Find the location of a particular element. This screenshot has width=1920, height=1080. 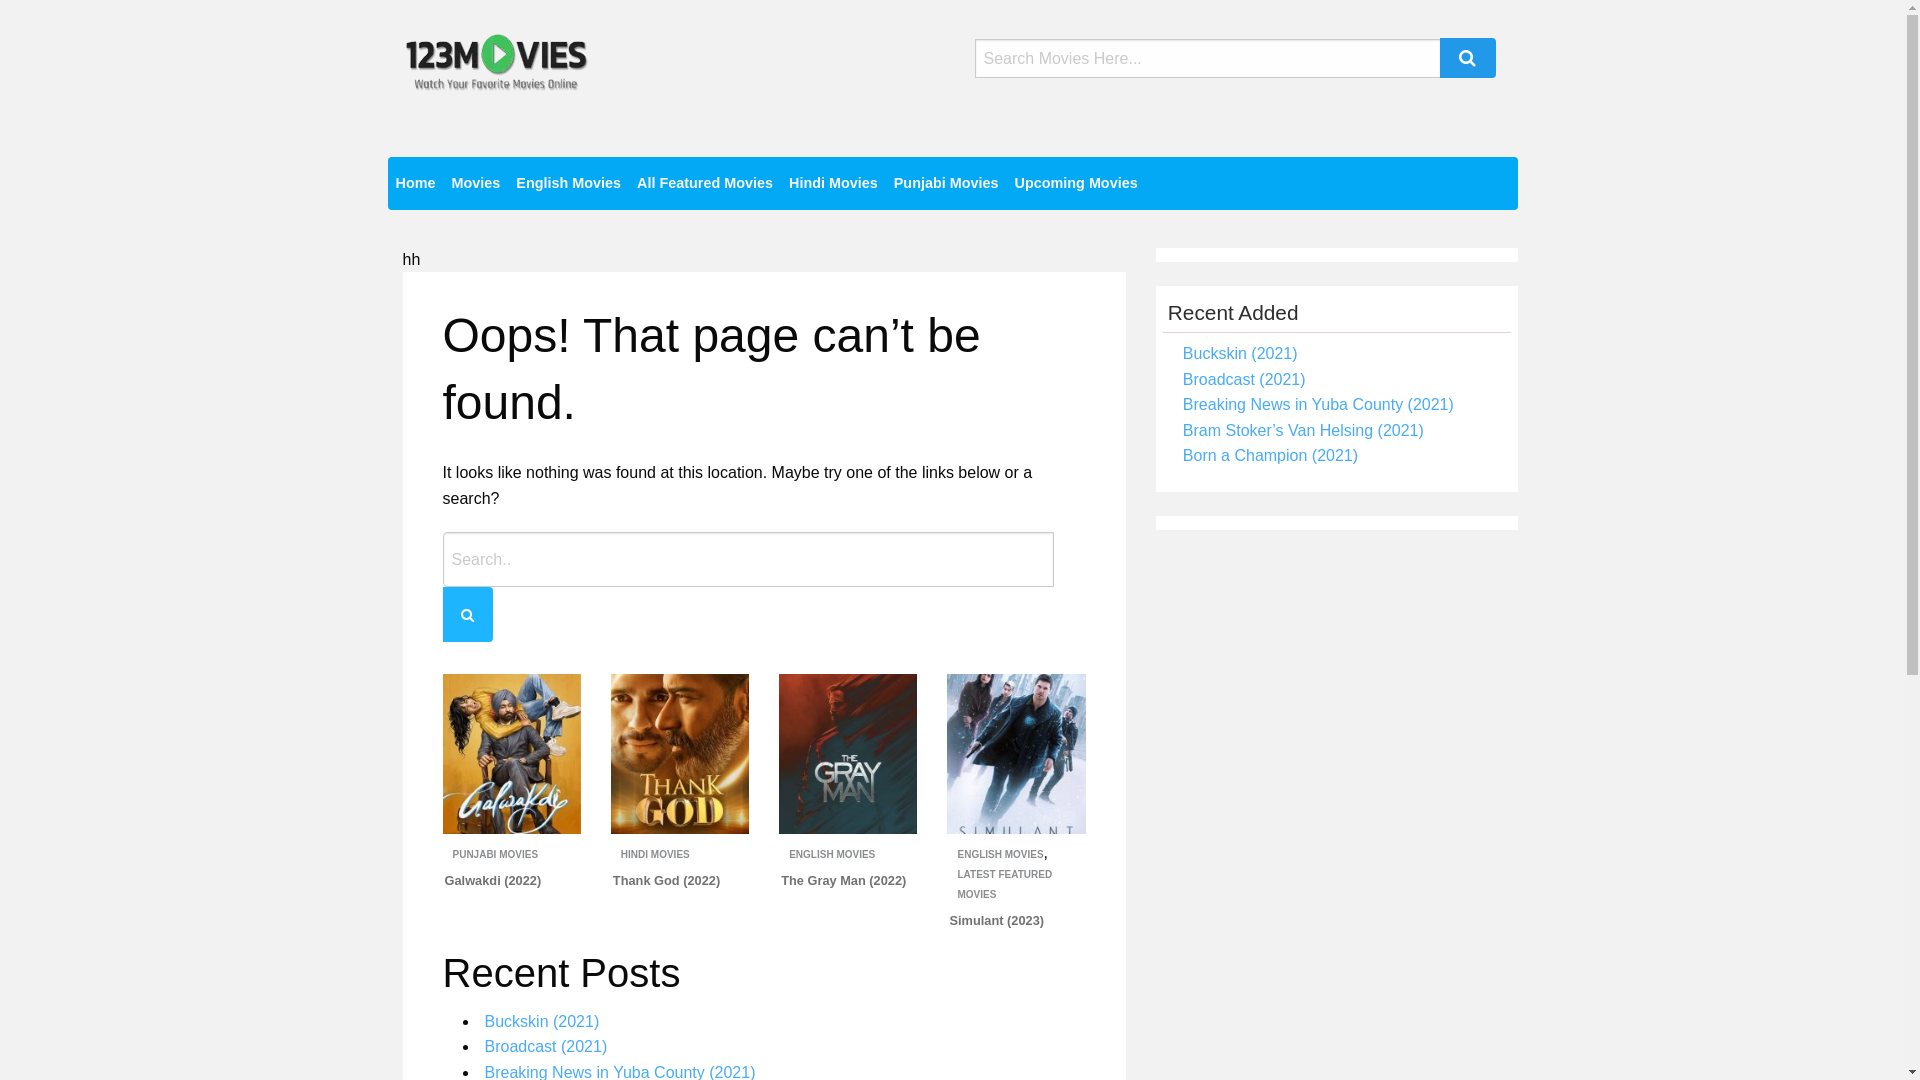

'Home' is located at coordinates (415, 183).